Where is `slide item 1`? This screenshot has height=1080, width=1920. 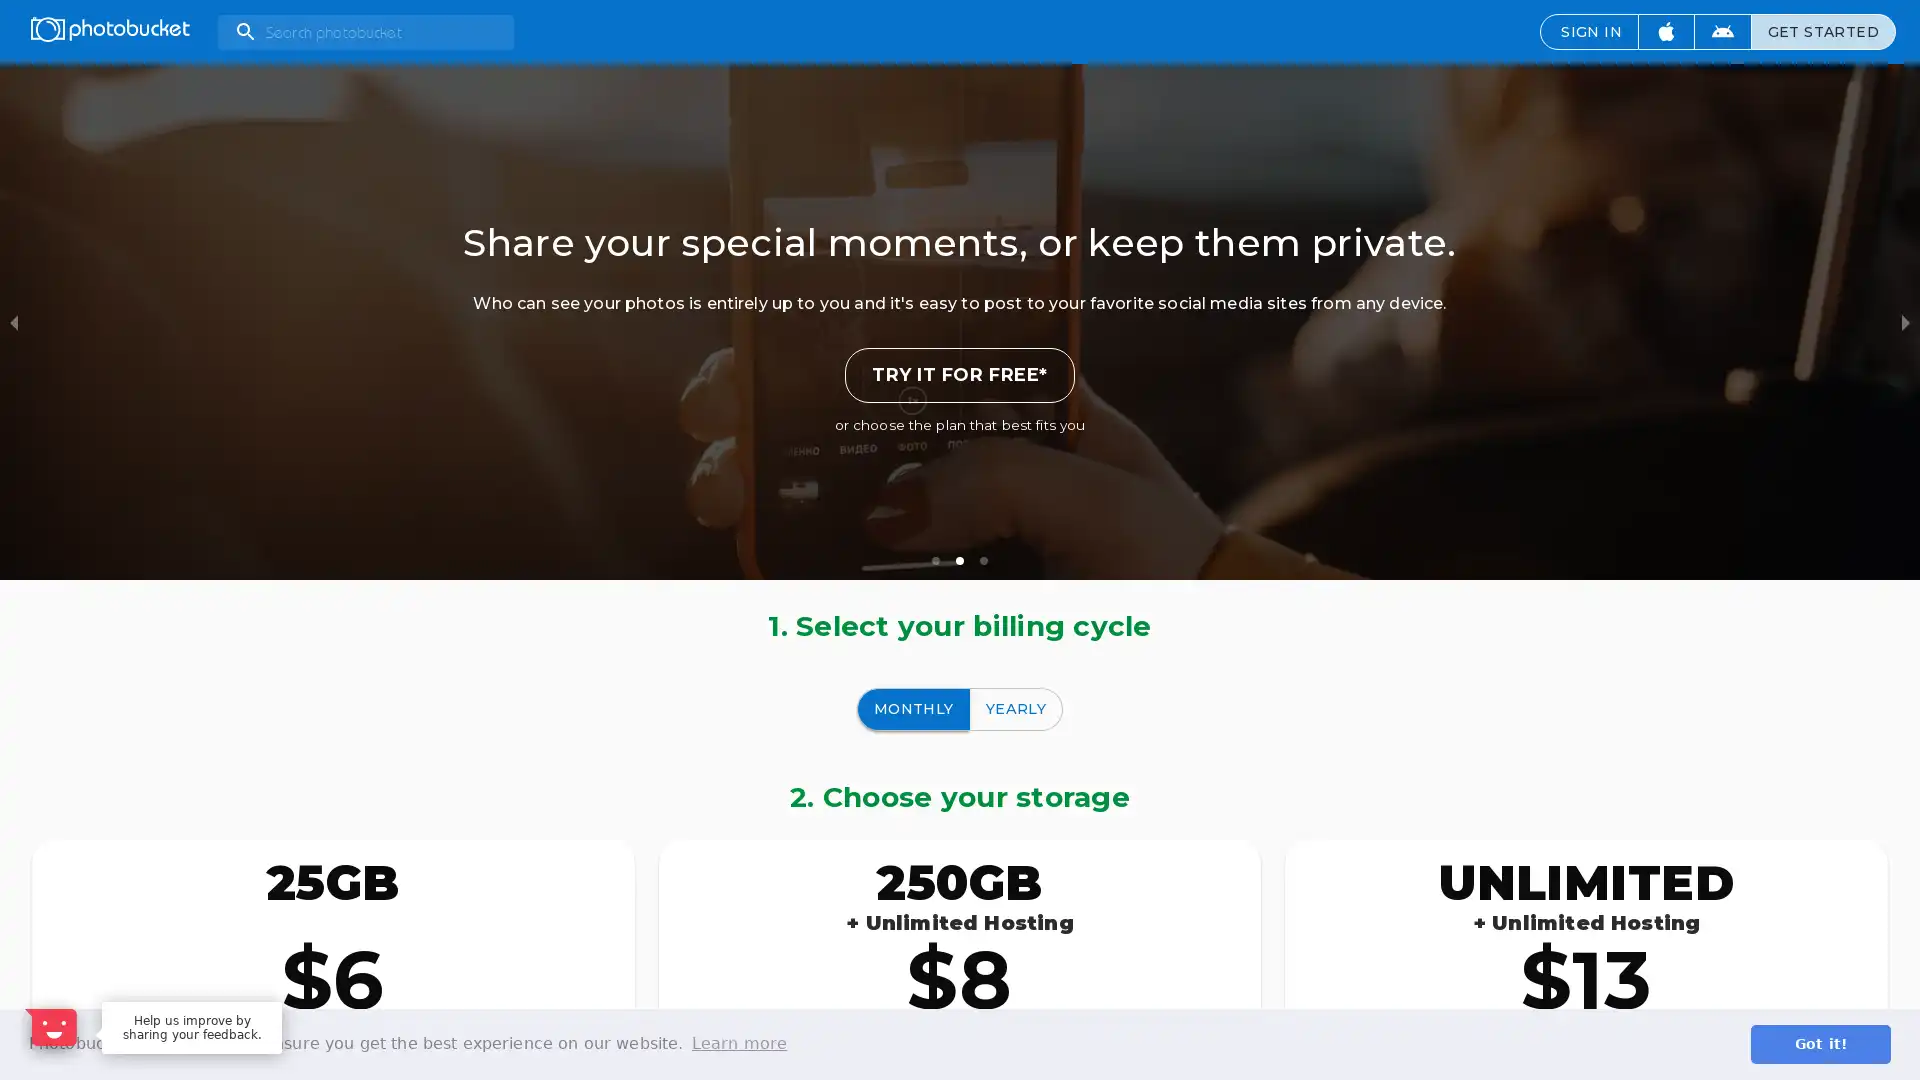
slide item 1 is located at coordinates (935, 559).